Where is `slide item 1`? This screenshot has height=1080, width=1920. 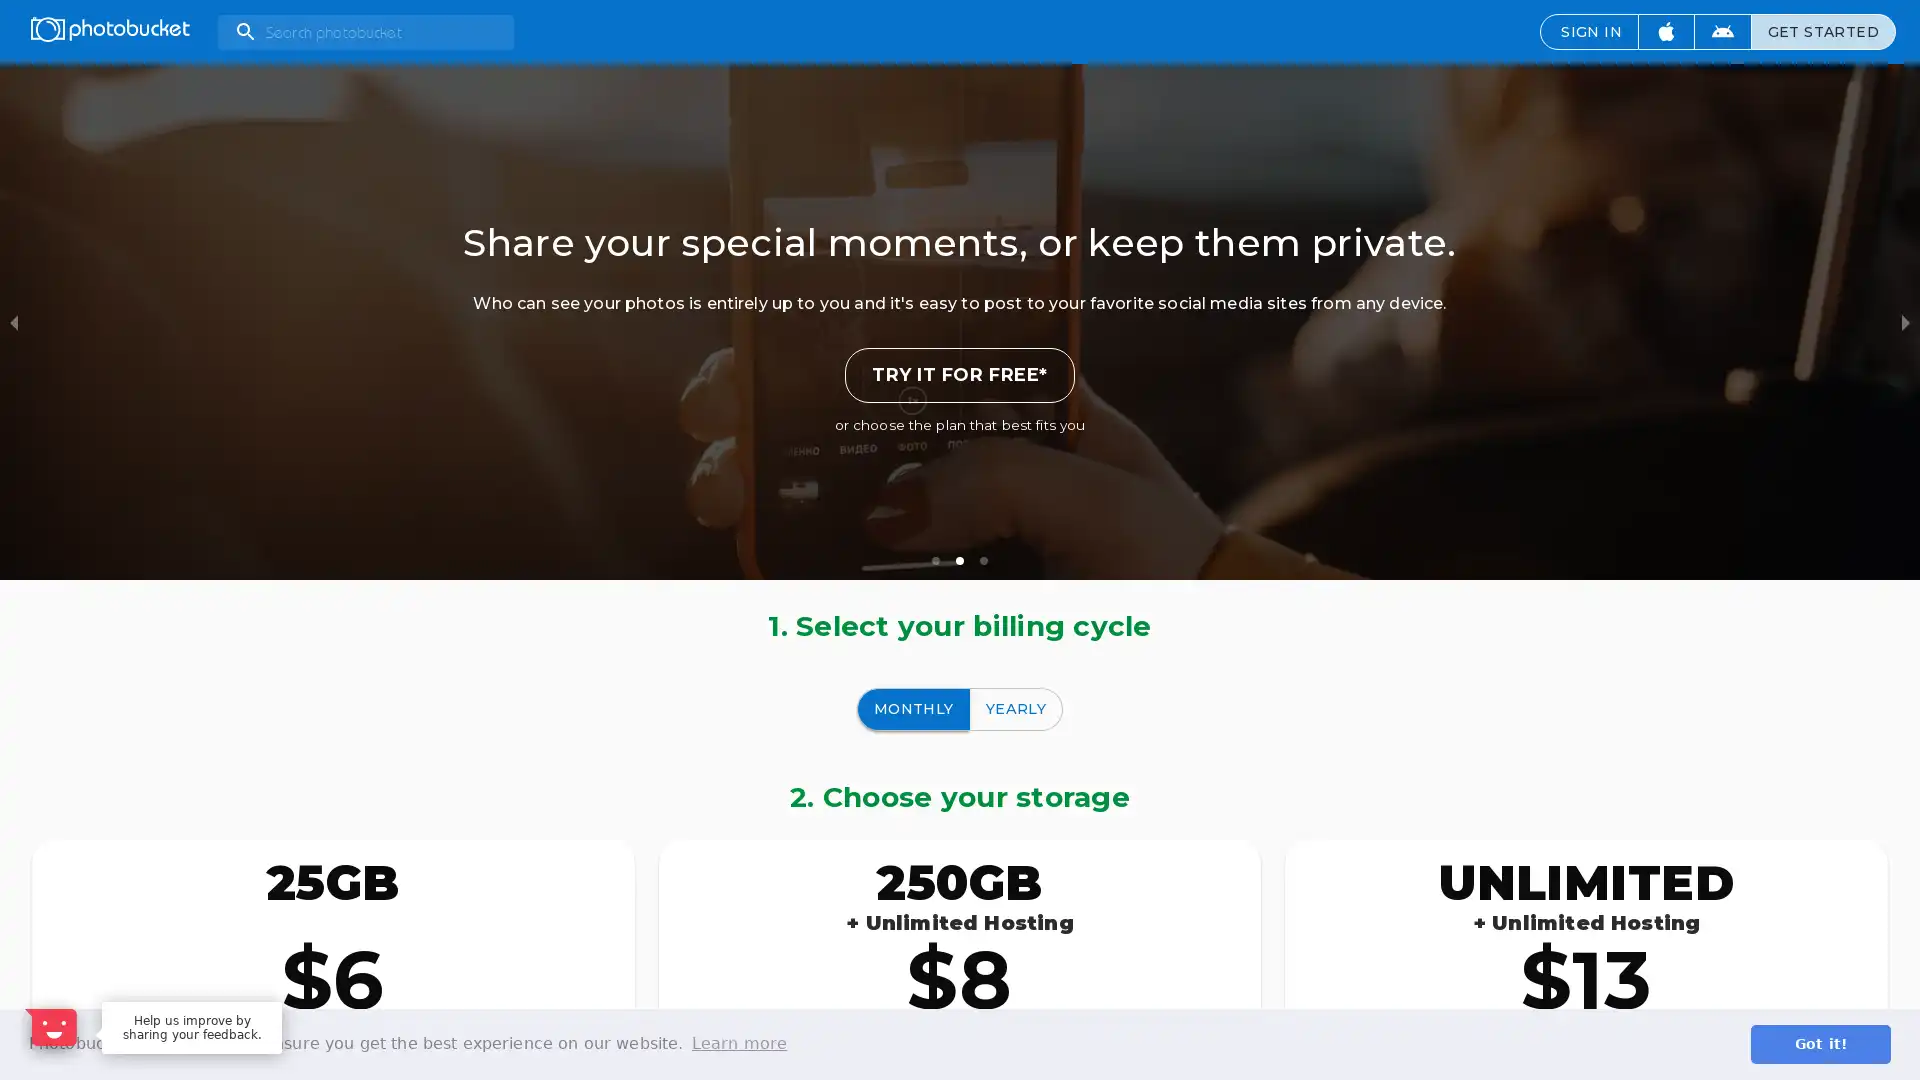
slide item 1 is located at coordinates (935, 559).